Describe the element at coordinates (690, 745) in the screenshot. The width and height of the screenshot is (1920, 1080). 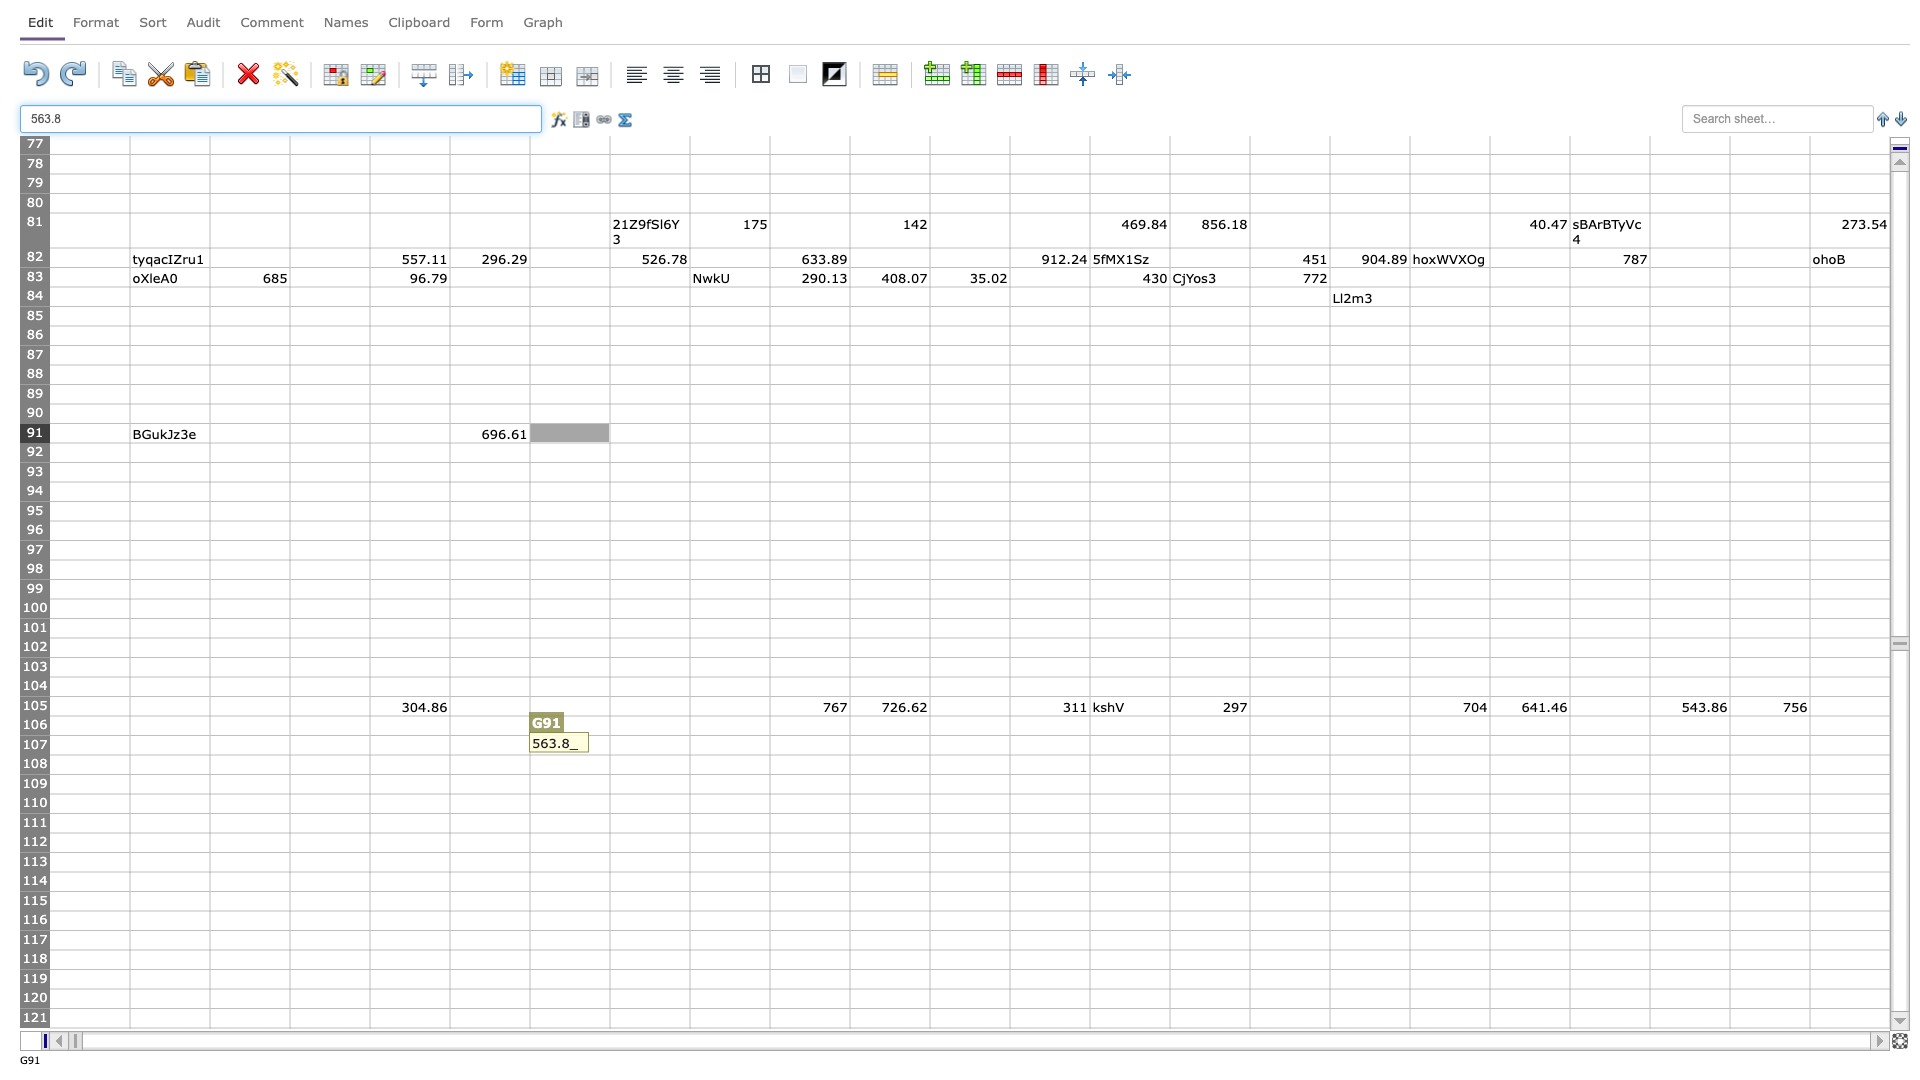
I see `Right side of cell H107` at that location.